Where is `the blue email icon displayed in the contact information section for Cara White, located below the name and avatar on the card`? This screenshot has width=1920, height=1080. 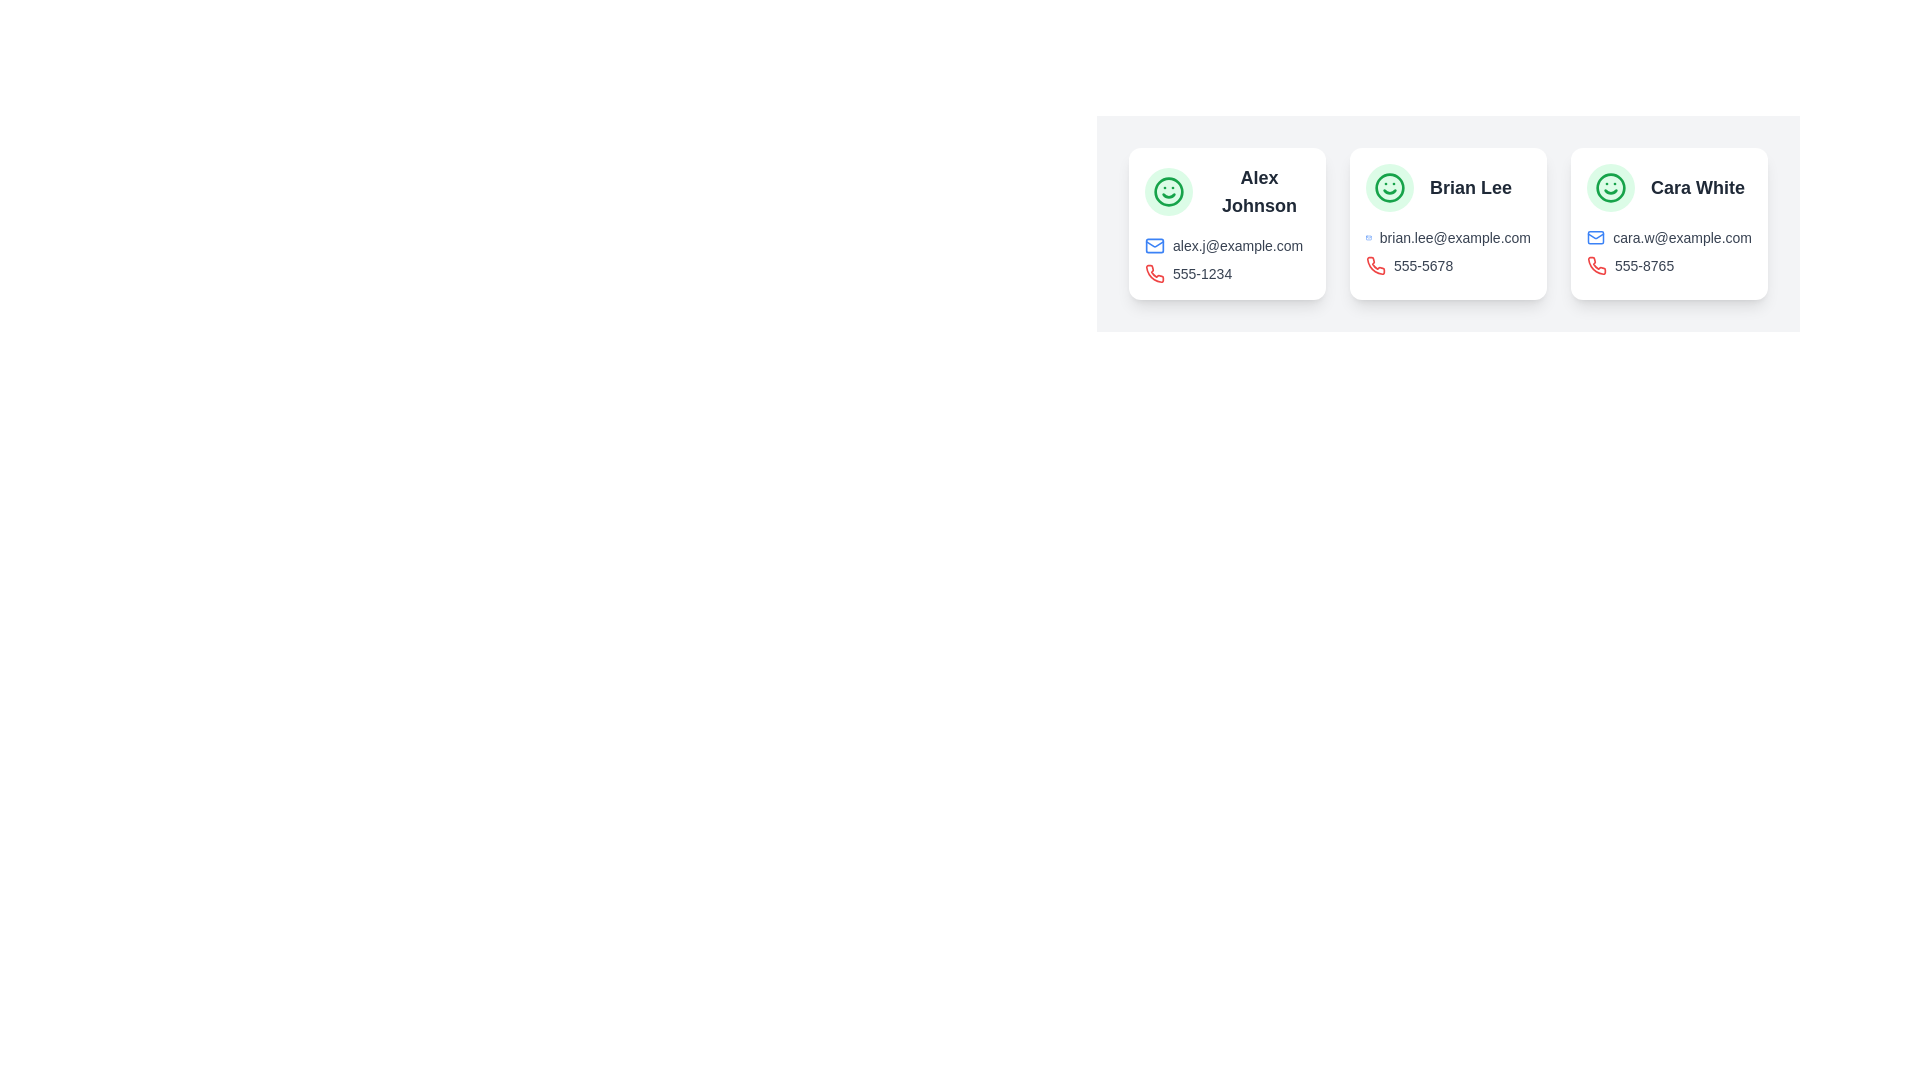 the blue email icon displayed in the contact information section for Cara White, located below the name and avatar on the card is located at coordinates (1669, 250).